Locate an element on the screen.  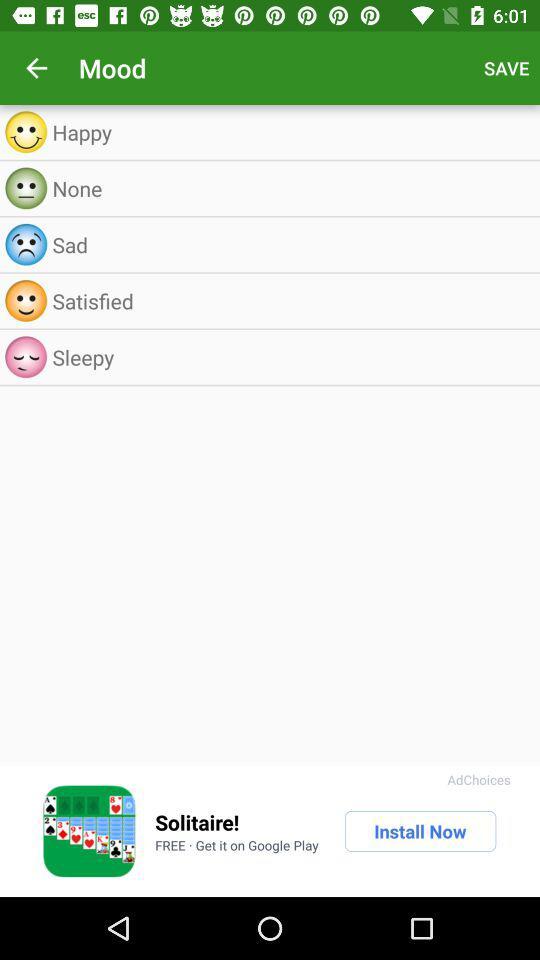
the icon next to mood item is located at coordinates (36, 68).